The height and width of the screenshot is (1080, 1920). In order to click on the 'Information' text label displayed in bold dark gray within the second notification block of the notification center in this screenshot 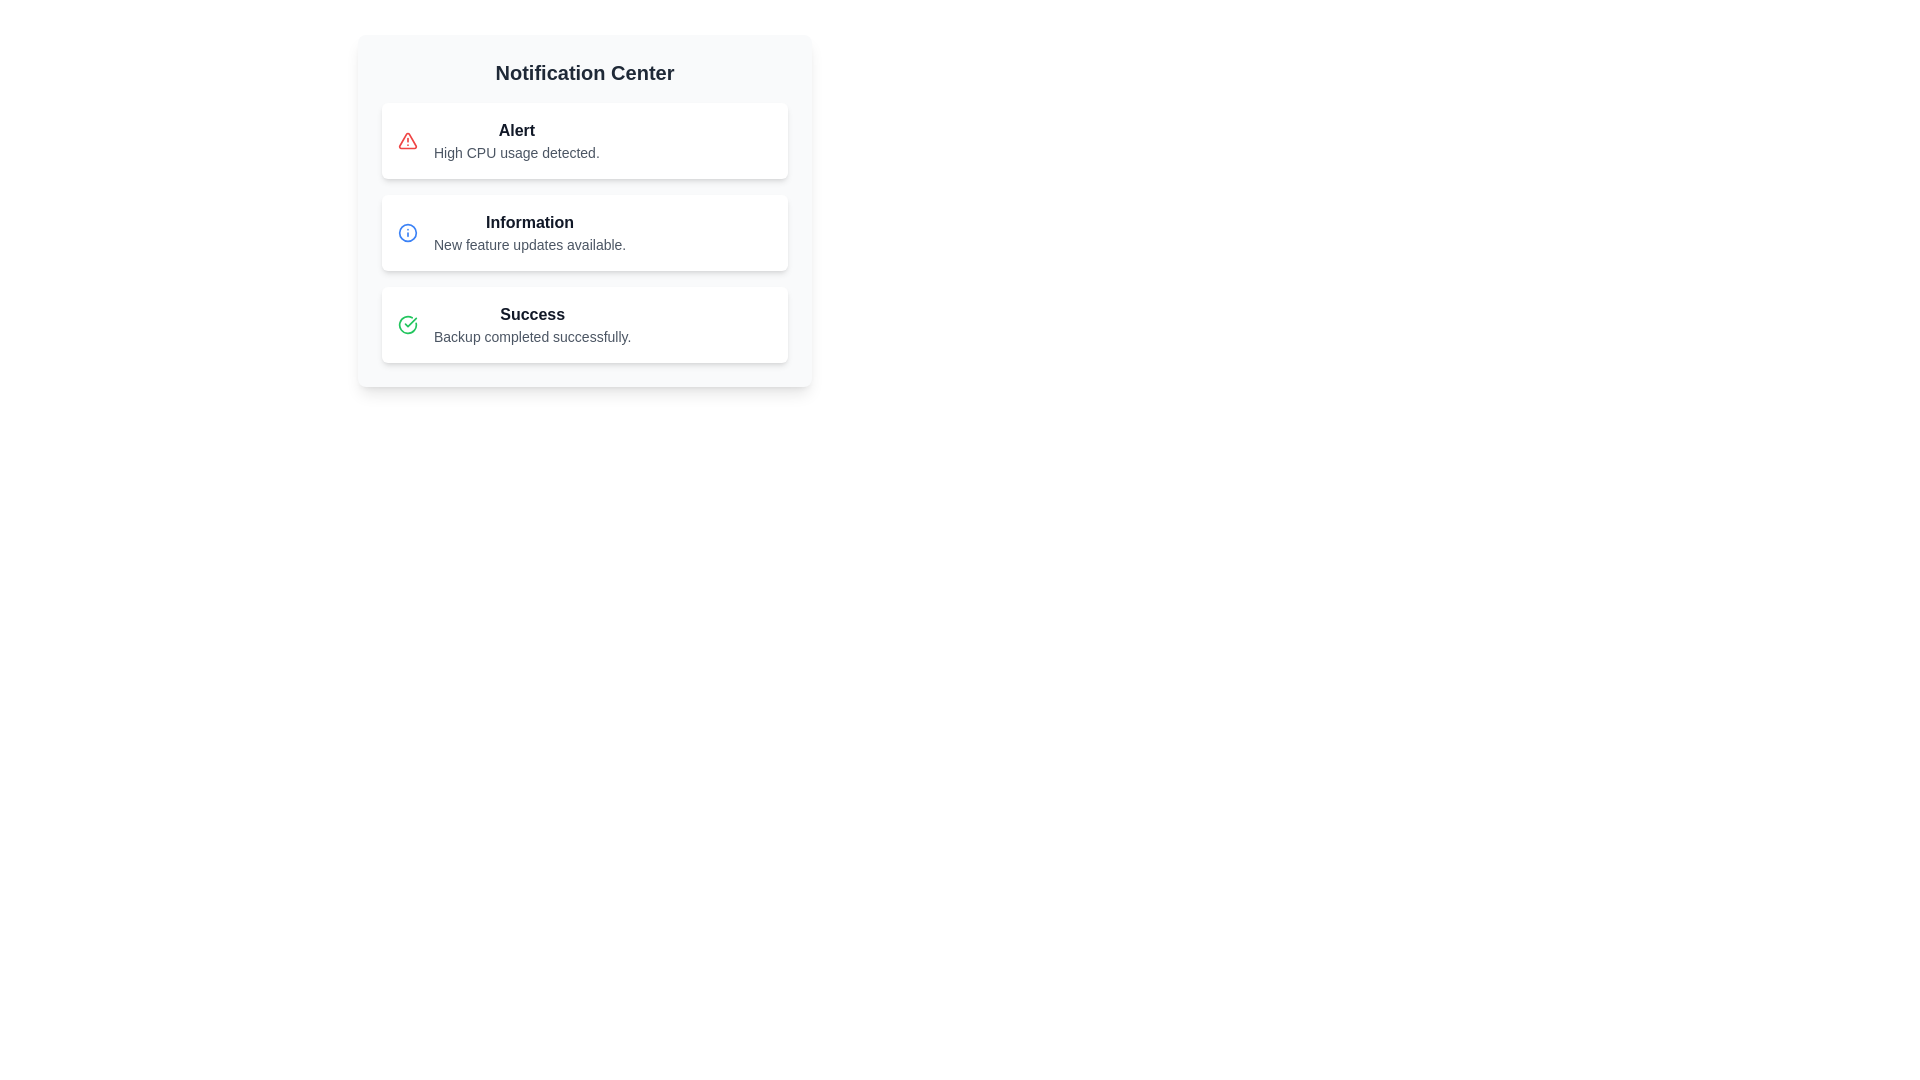, I will do `click(530, 223)`.